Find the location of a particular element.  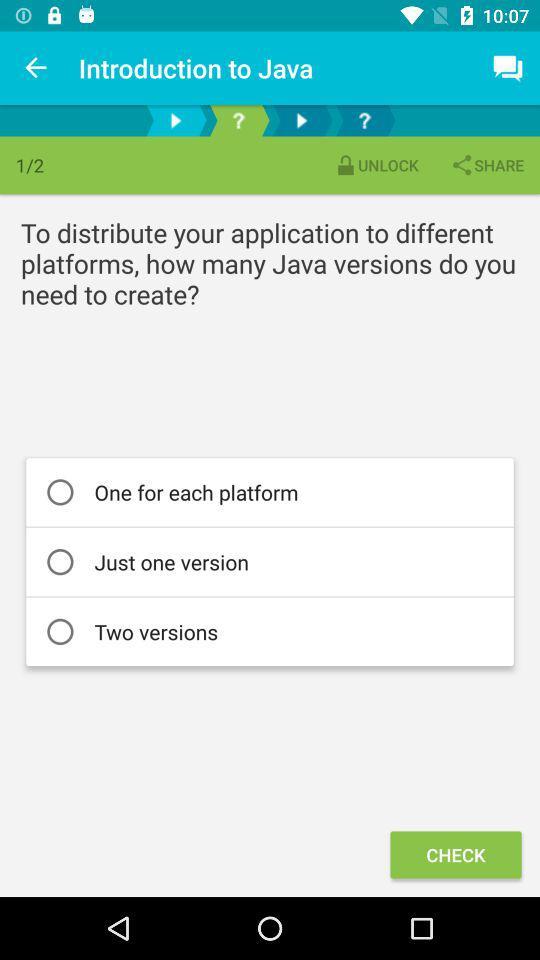

icon above share icon is located at coordinates (508, 68).